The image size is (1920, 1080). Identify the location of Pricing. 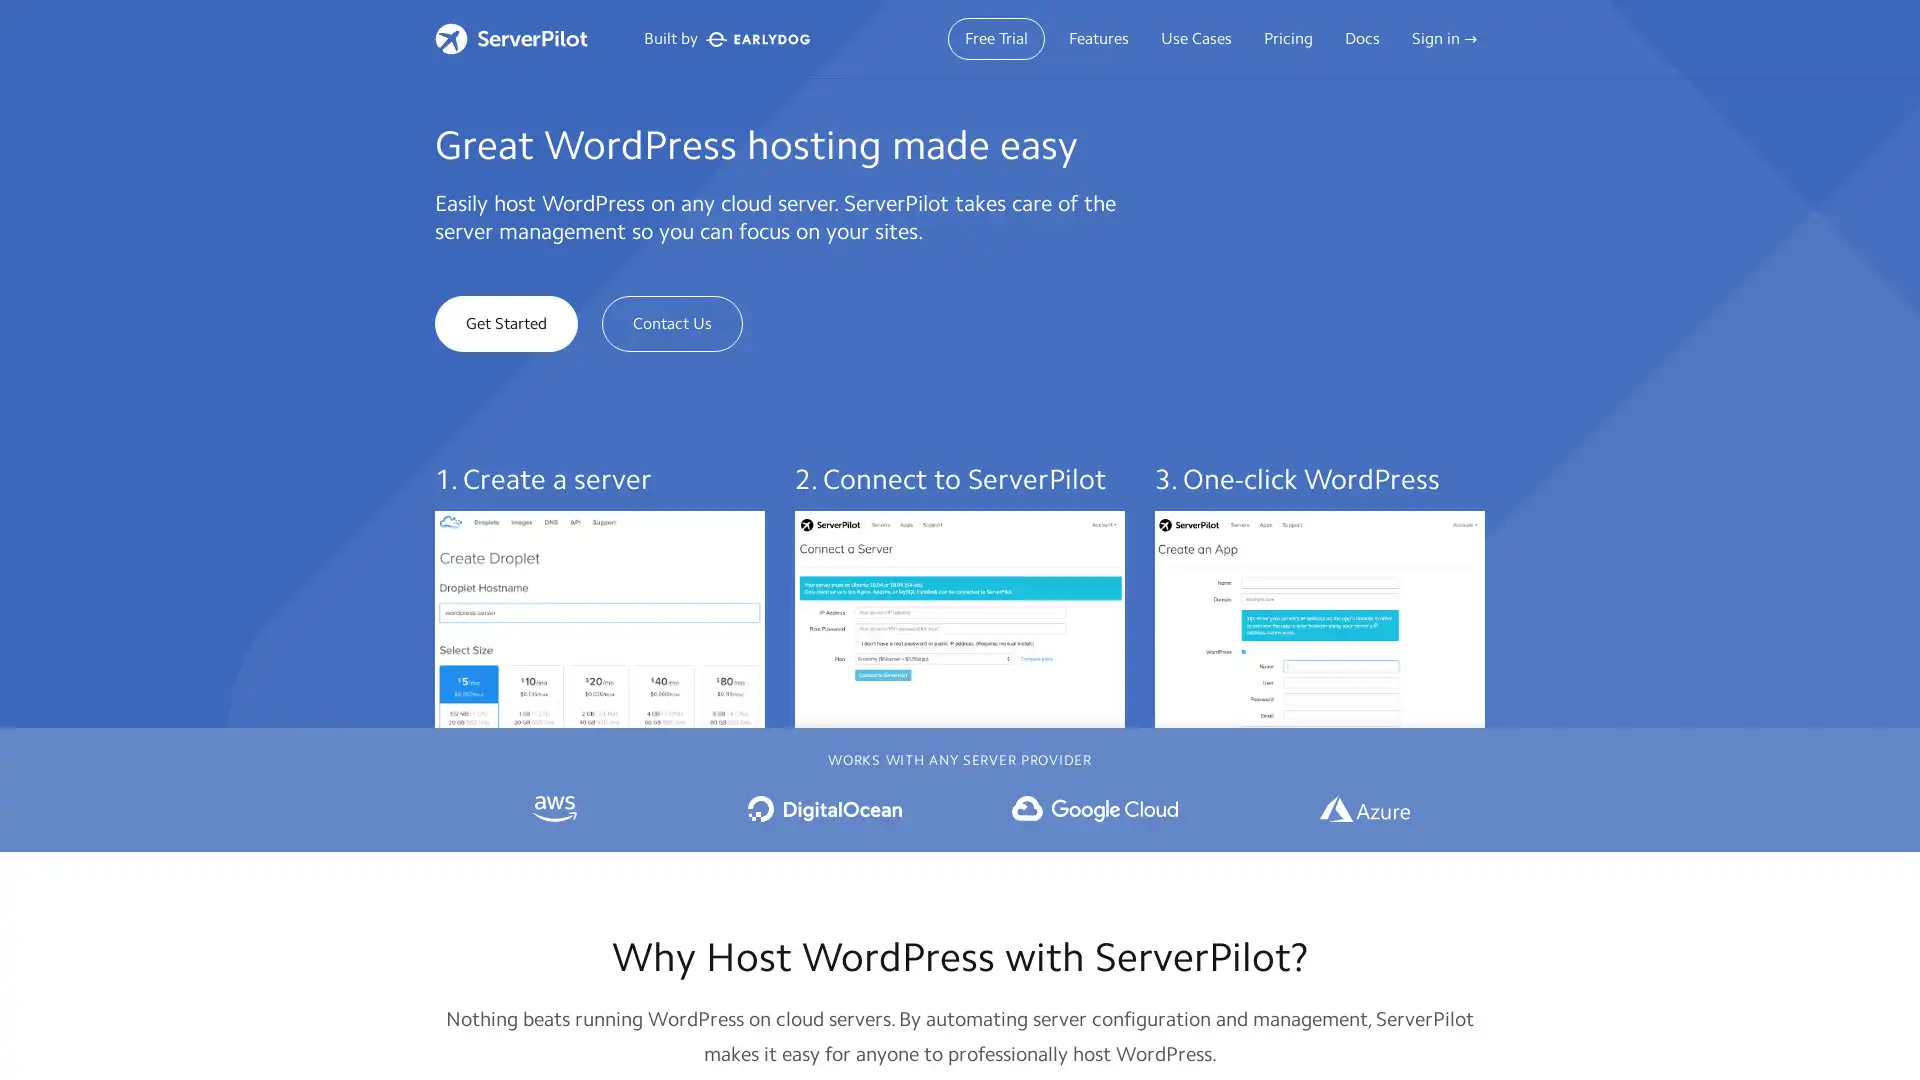
(1288, 38).